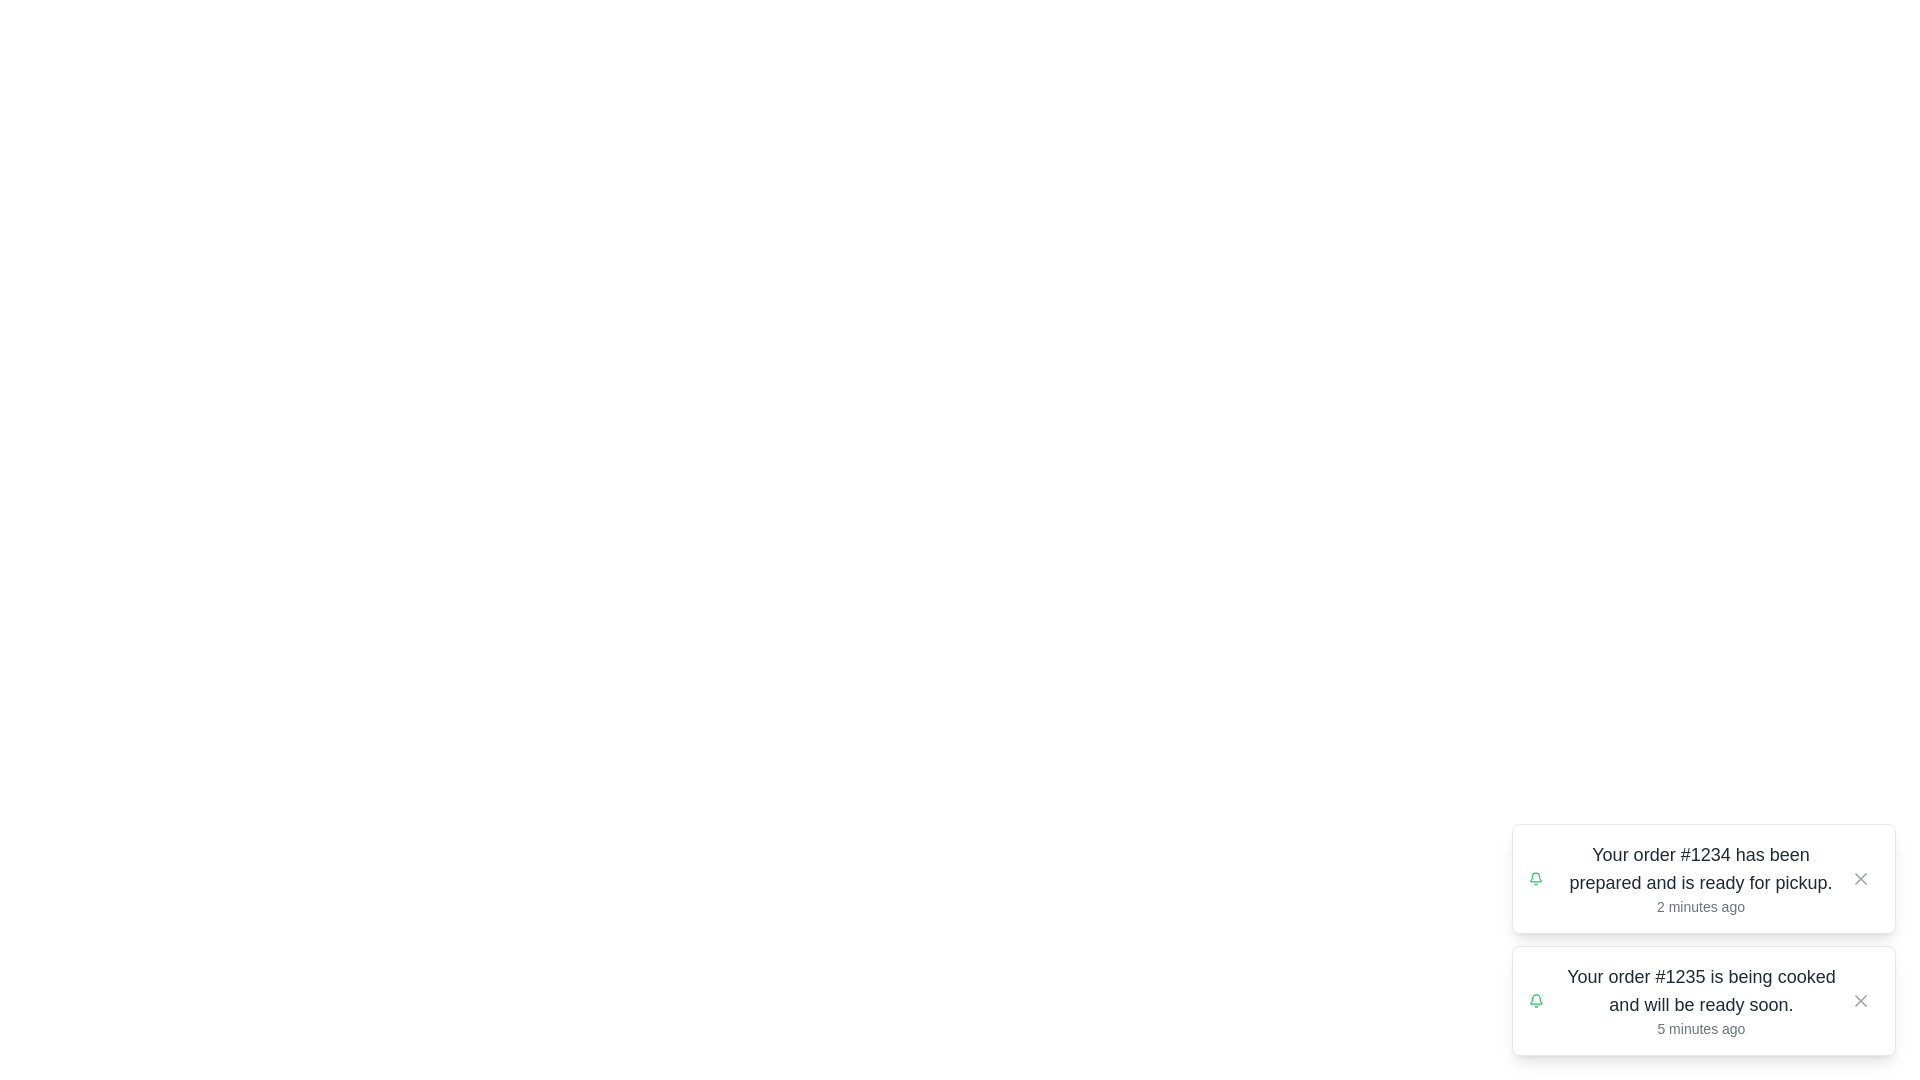 This screenshot has width=1920, height=1080. Describe the element at coordinates (1860, 878) in the screenshot. I see `the close button icon (cross) in the top right corner of the notification card to change its color to red` at that location.